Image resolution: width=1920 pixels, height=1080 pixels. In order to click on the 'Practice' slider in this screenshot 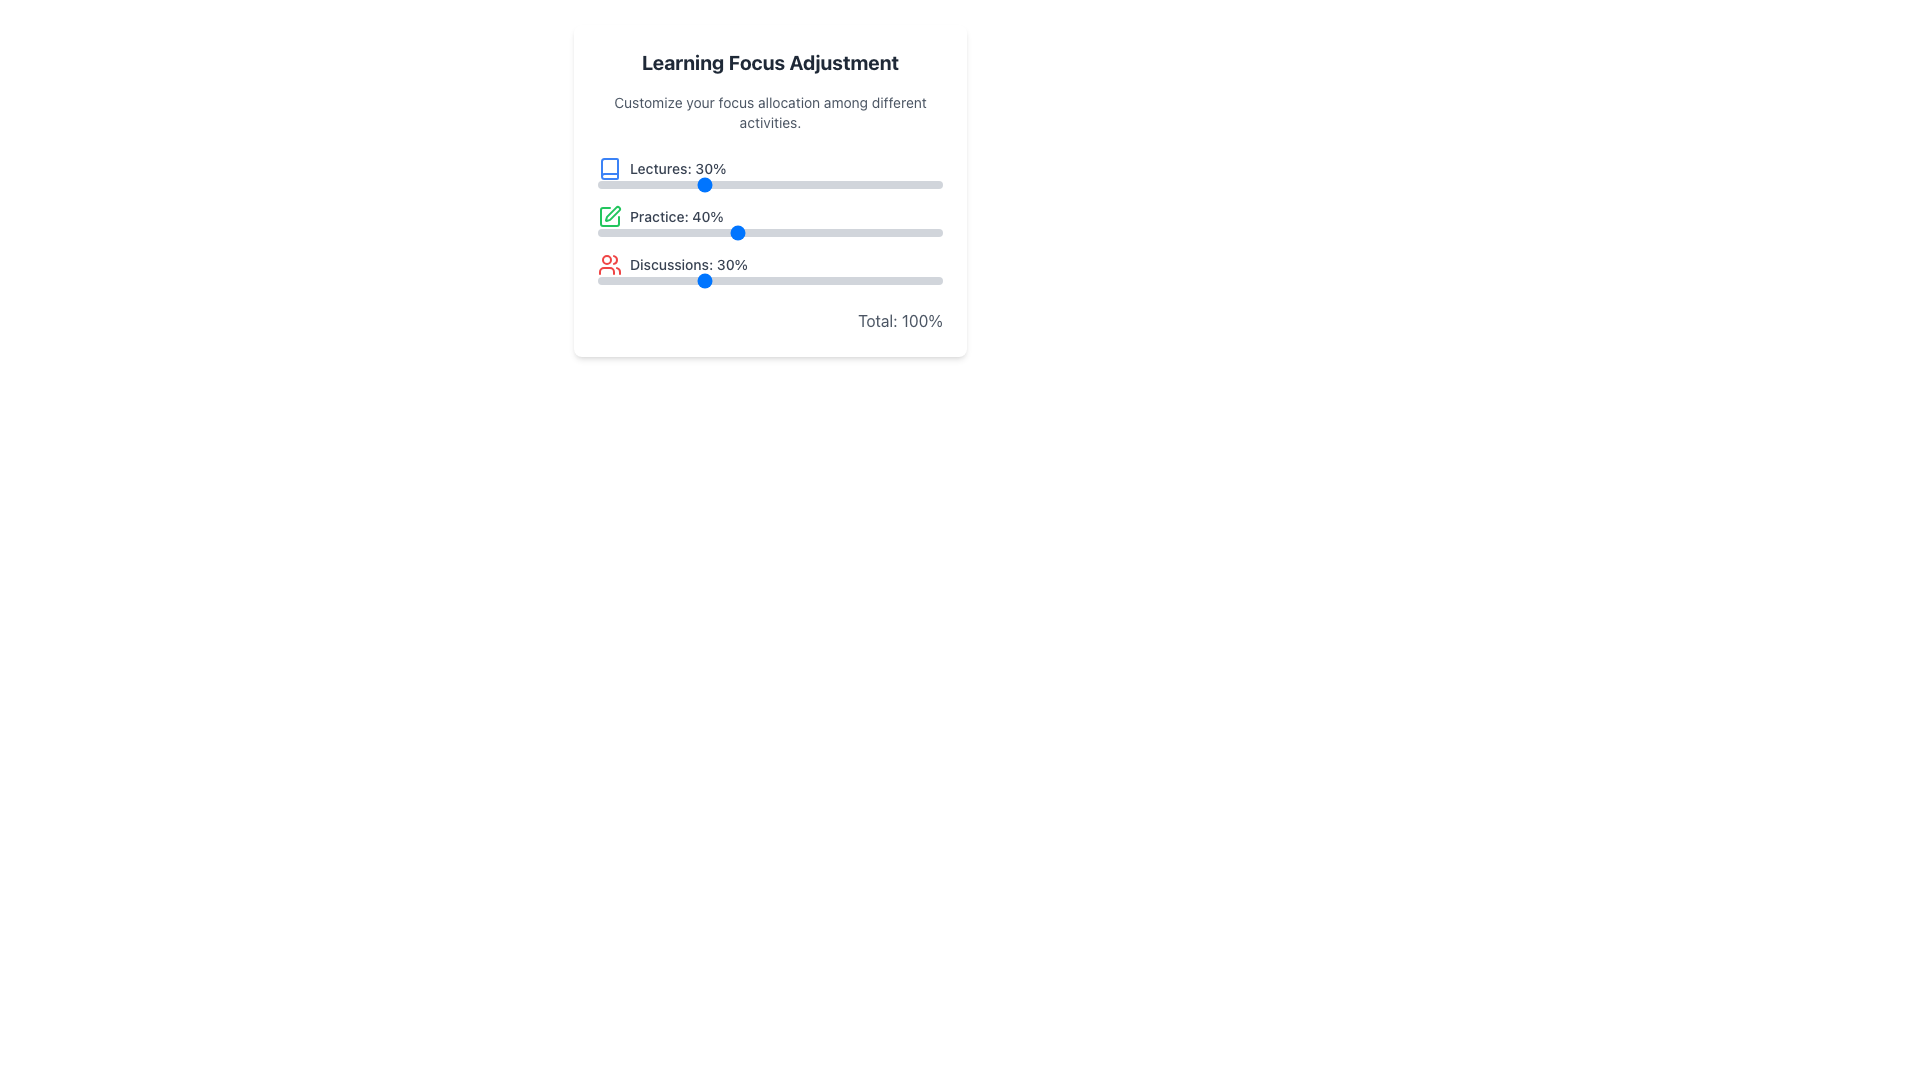, I will do `click(762, 231)`.